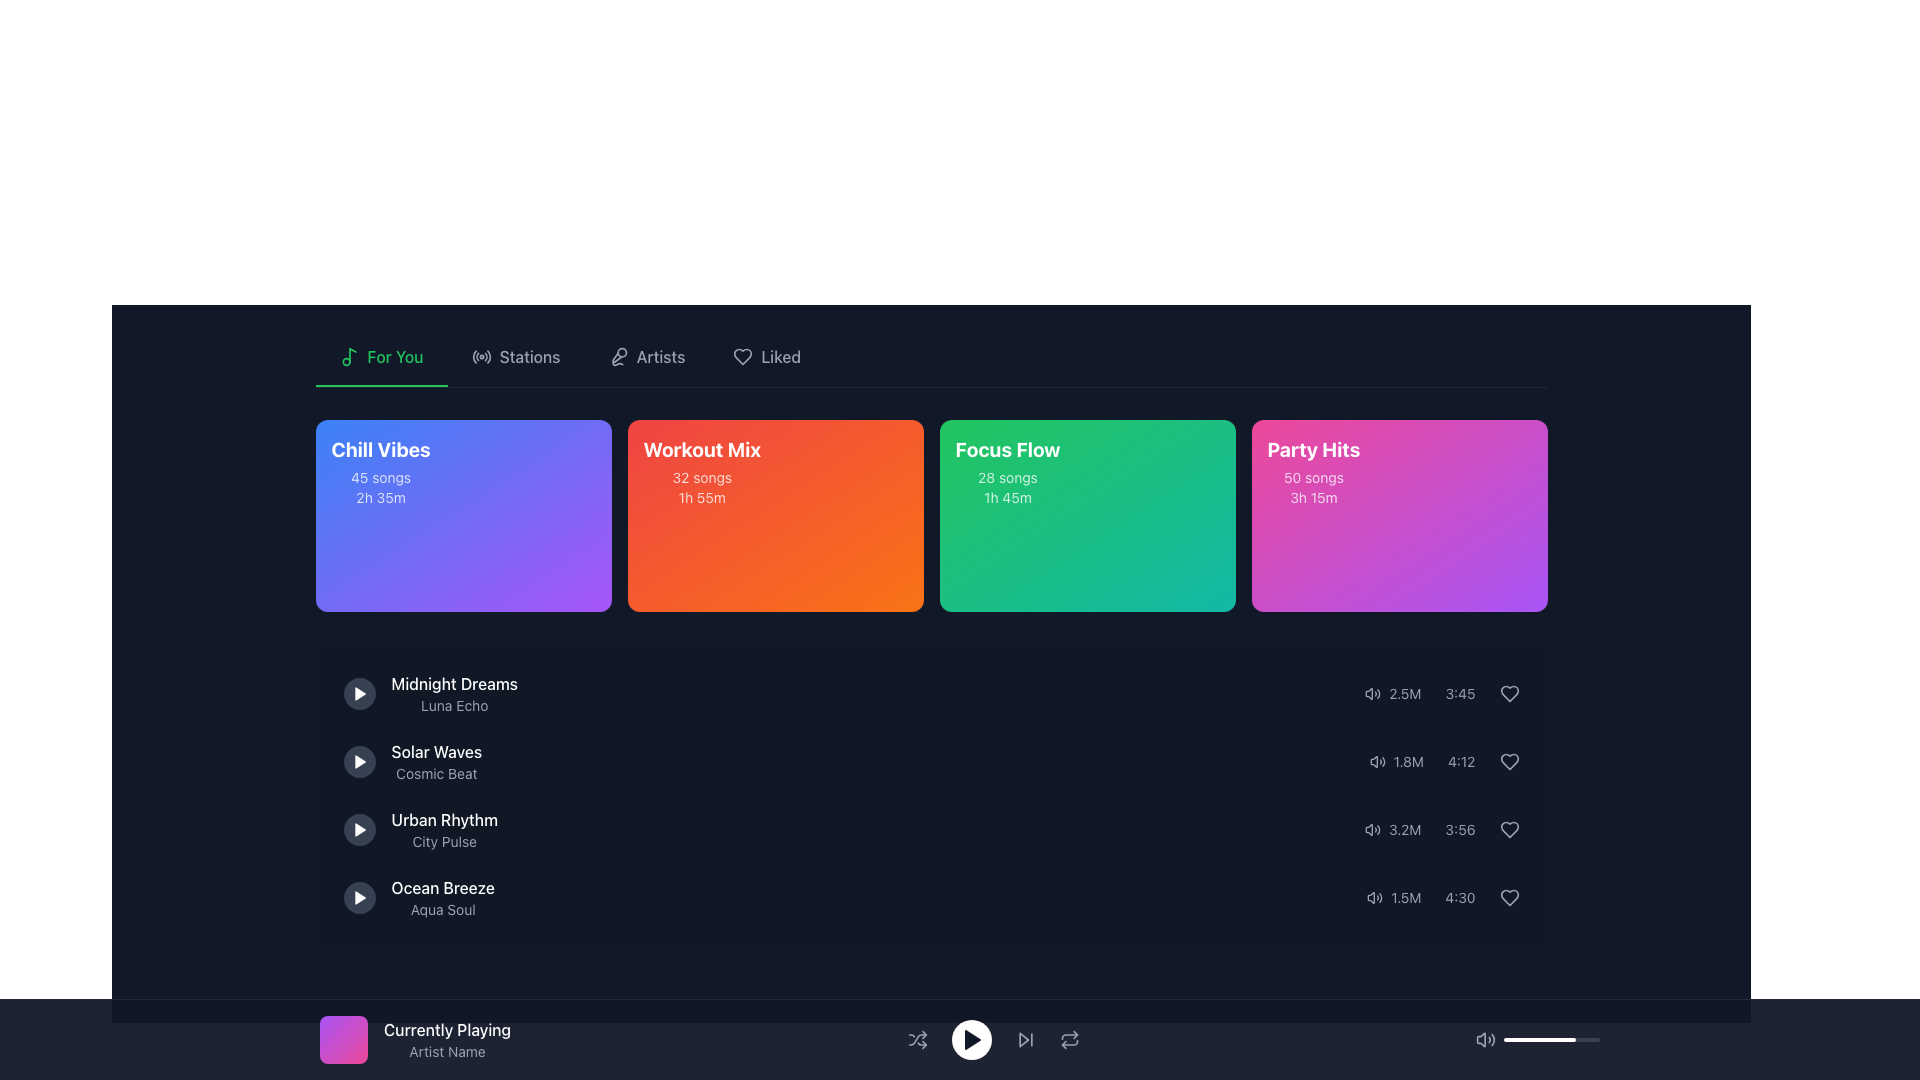 The height and width of the screenshot is (1080, 1920). I want to click on the static text element that identifies the currently playing track, located at the bottom-left of the interface, above the 'Artist Name' text, so click(446, 1029).